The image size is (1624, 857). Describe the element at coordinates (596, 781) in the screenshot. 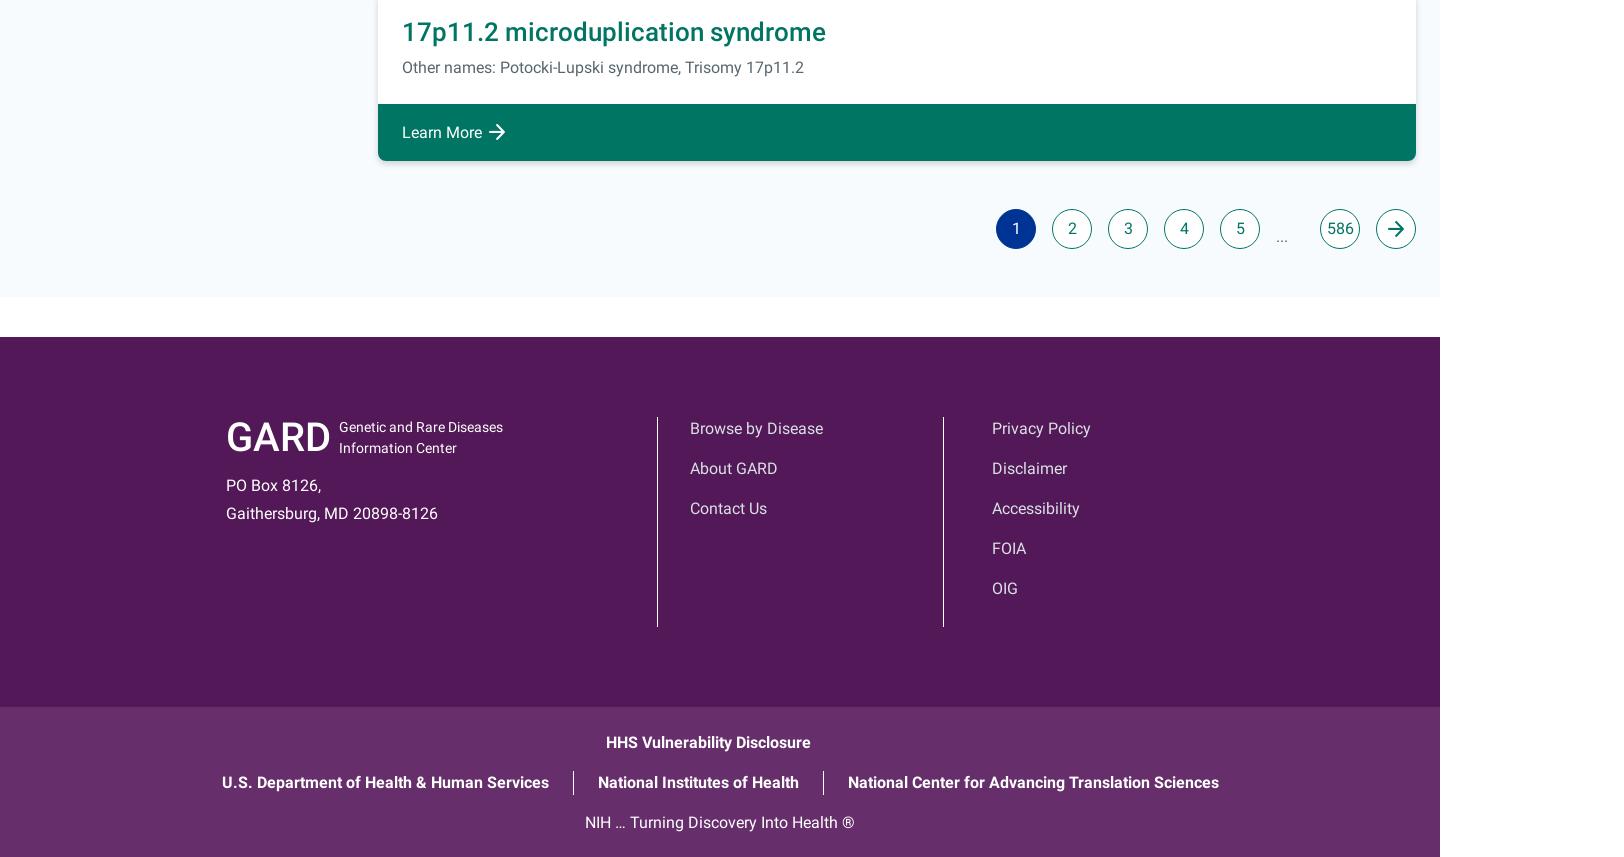

I see `'National Institutes of Health'` at that location.